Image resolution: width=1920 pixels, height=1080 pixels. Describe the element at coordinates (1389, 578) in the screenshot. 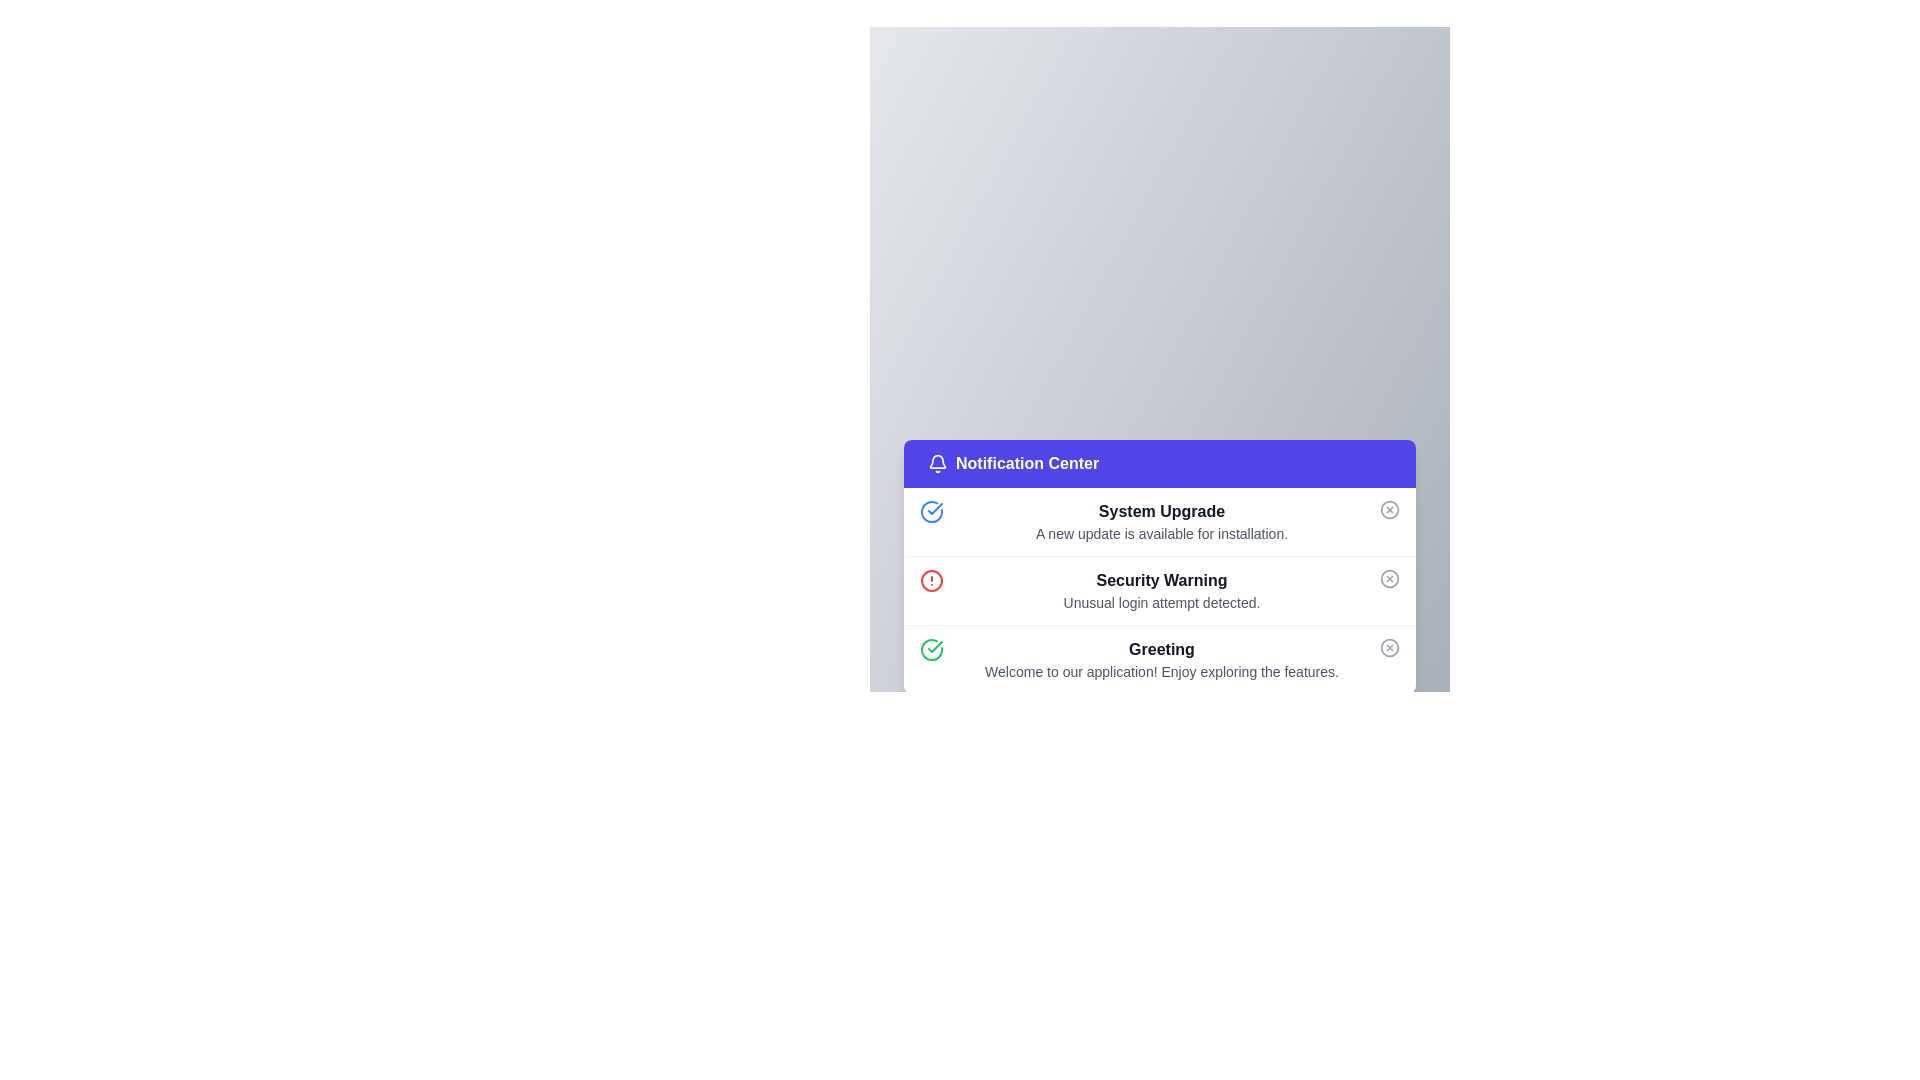

I see `the circular SVG graphical element located within the notification layout, aligned to the right of the 'Security Warning' list section` at that location.